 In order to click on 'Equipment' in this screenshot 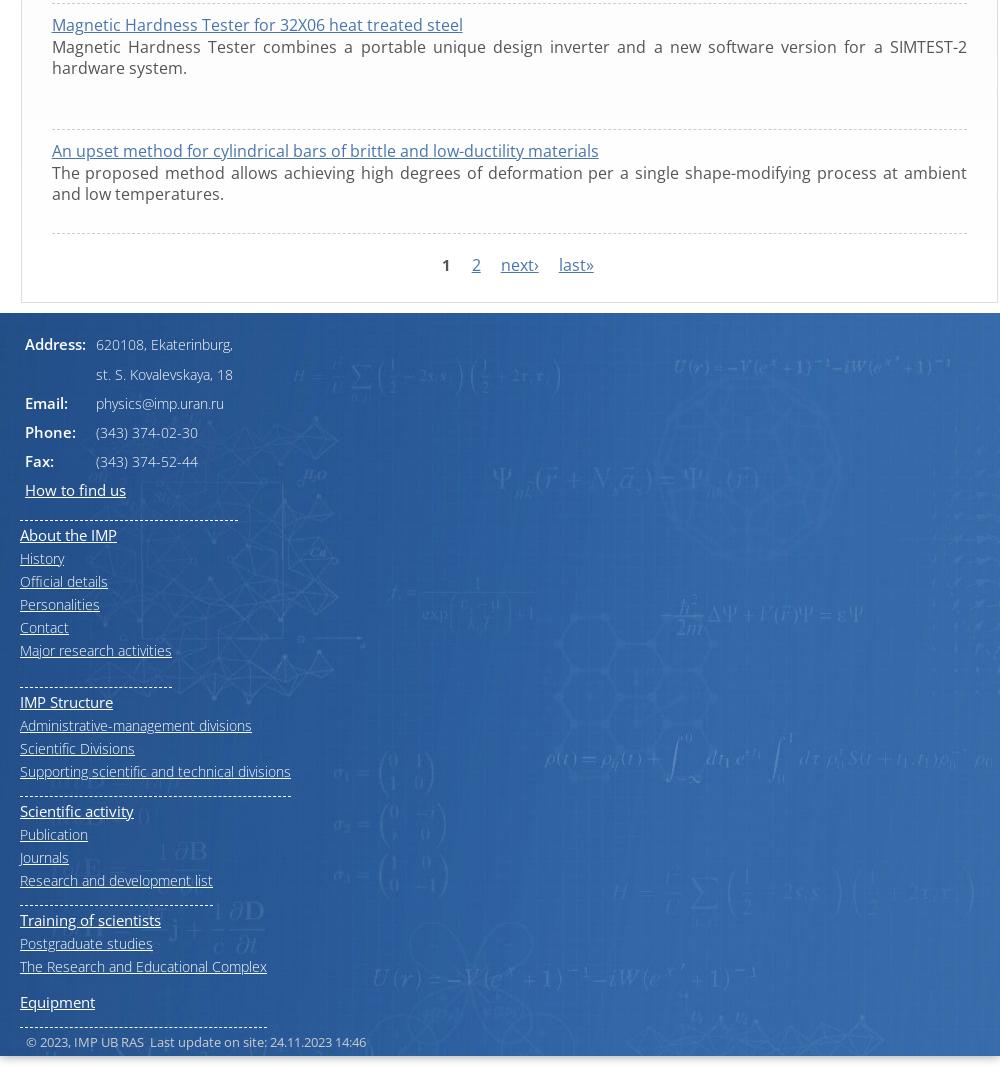, I will do `click(57, 999)`.